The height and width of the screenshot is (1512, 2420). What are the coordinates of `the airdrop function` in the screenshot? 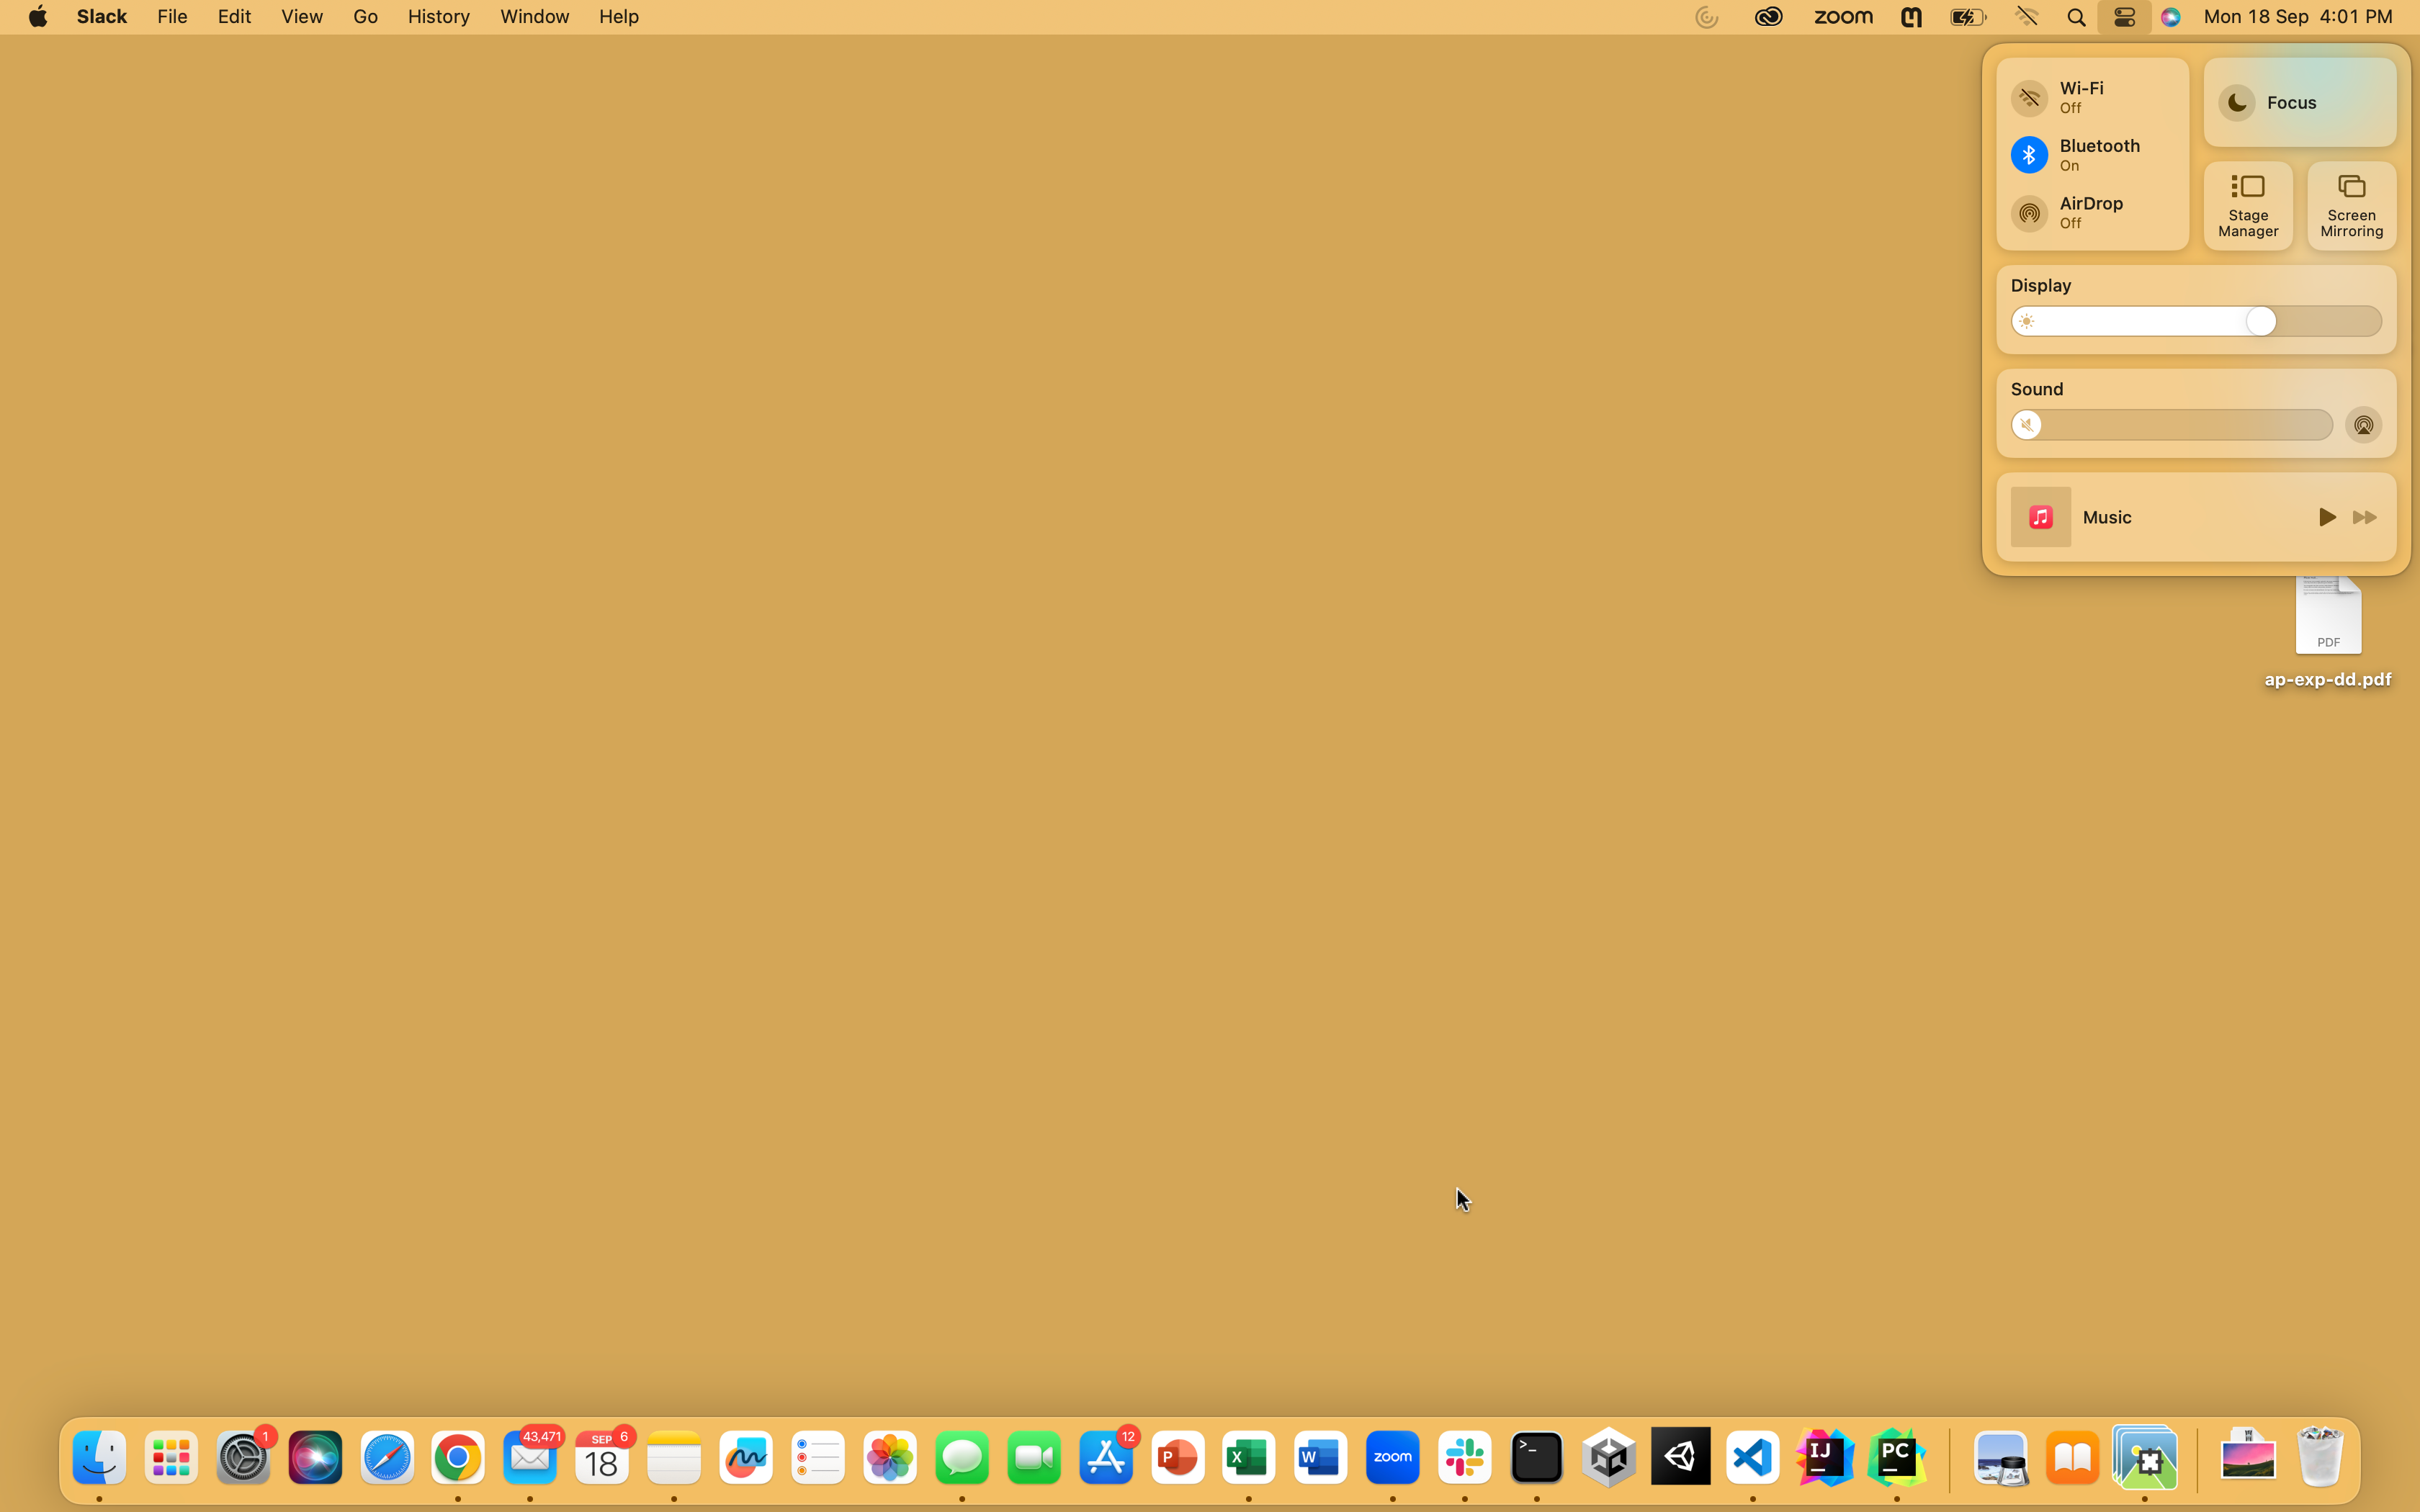 It's located at (2365, 423).